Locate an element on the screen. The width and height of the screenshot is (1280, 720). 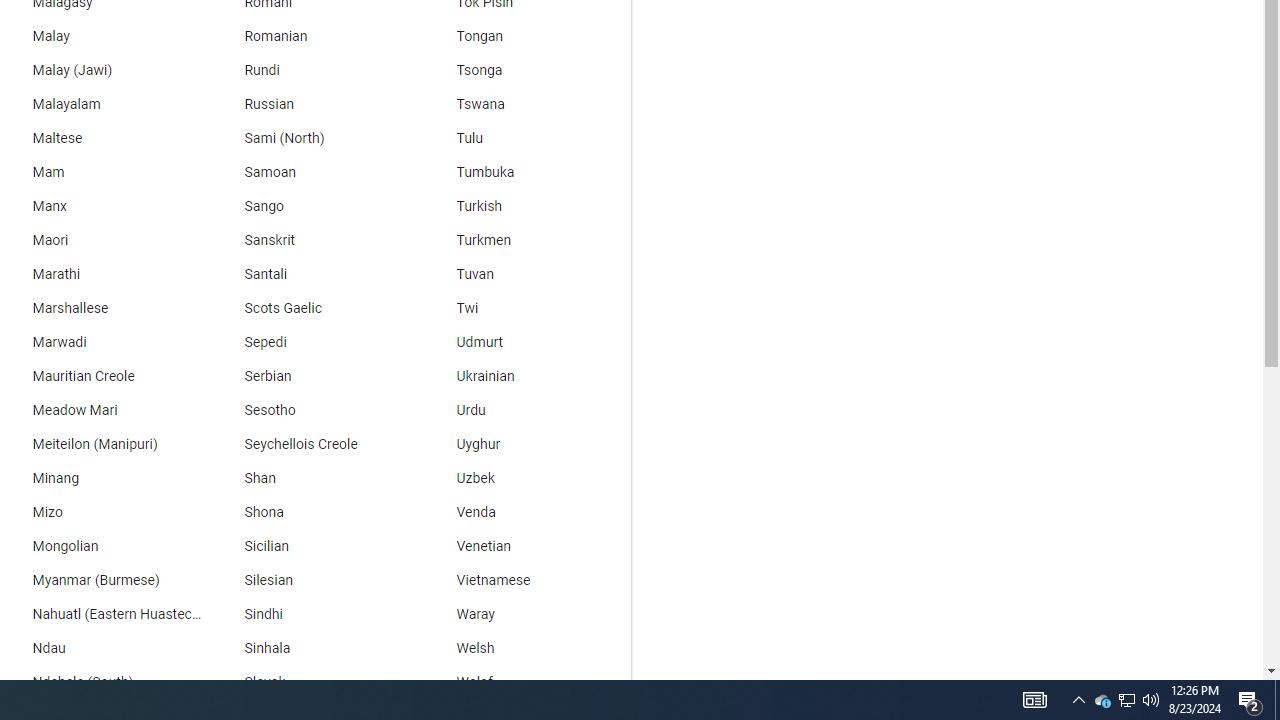
'Sango' is located at coordinates (311, 206).